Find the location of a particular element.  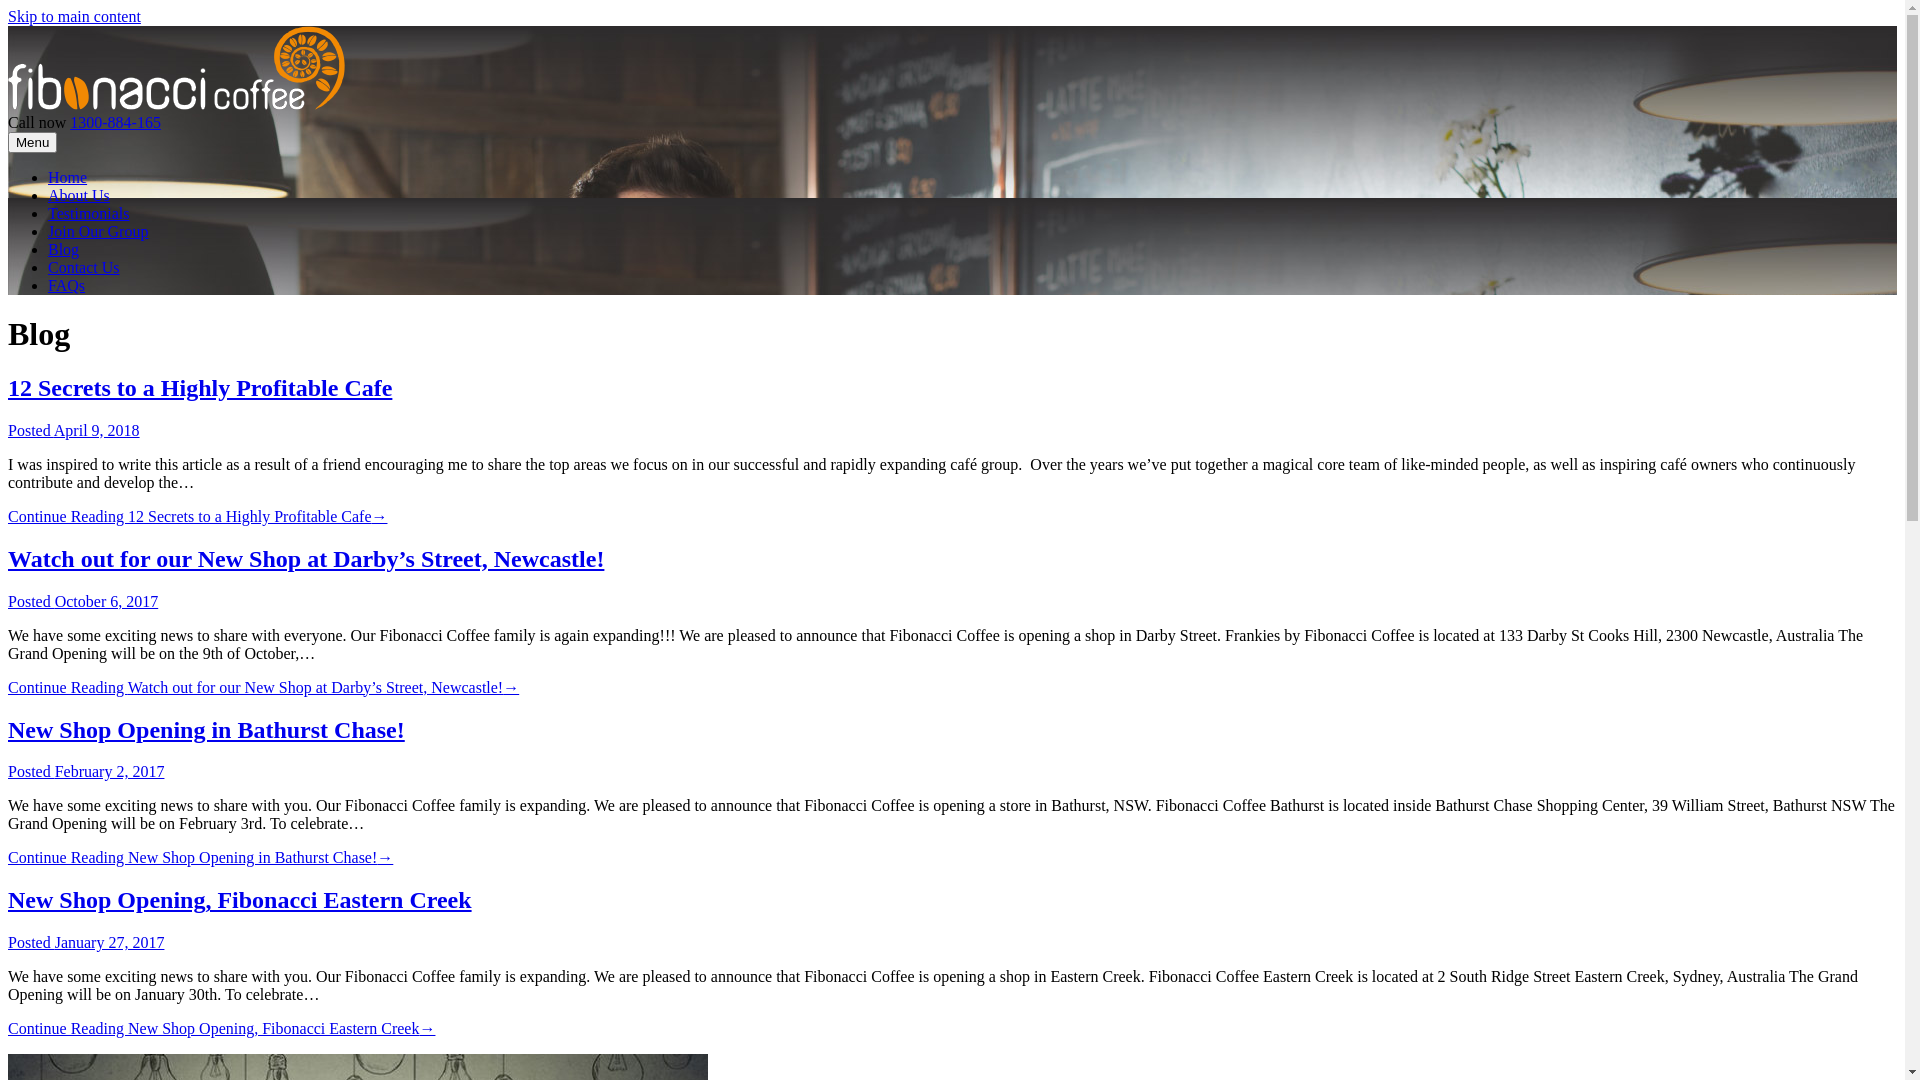

'About Us' is located at coordinates (78, 195).